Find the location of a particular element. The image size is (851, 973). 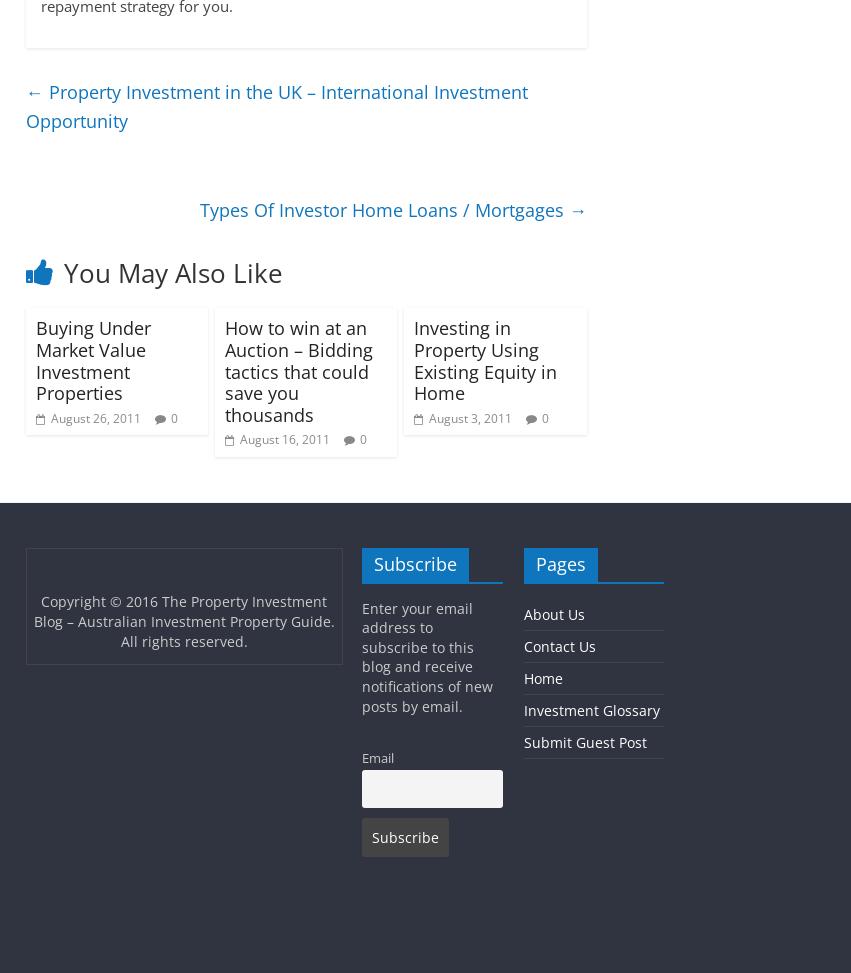

'Property Investment in the UK – International Investment Opportunity' is located at coordinates (275, 104).